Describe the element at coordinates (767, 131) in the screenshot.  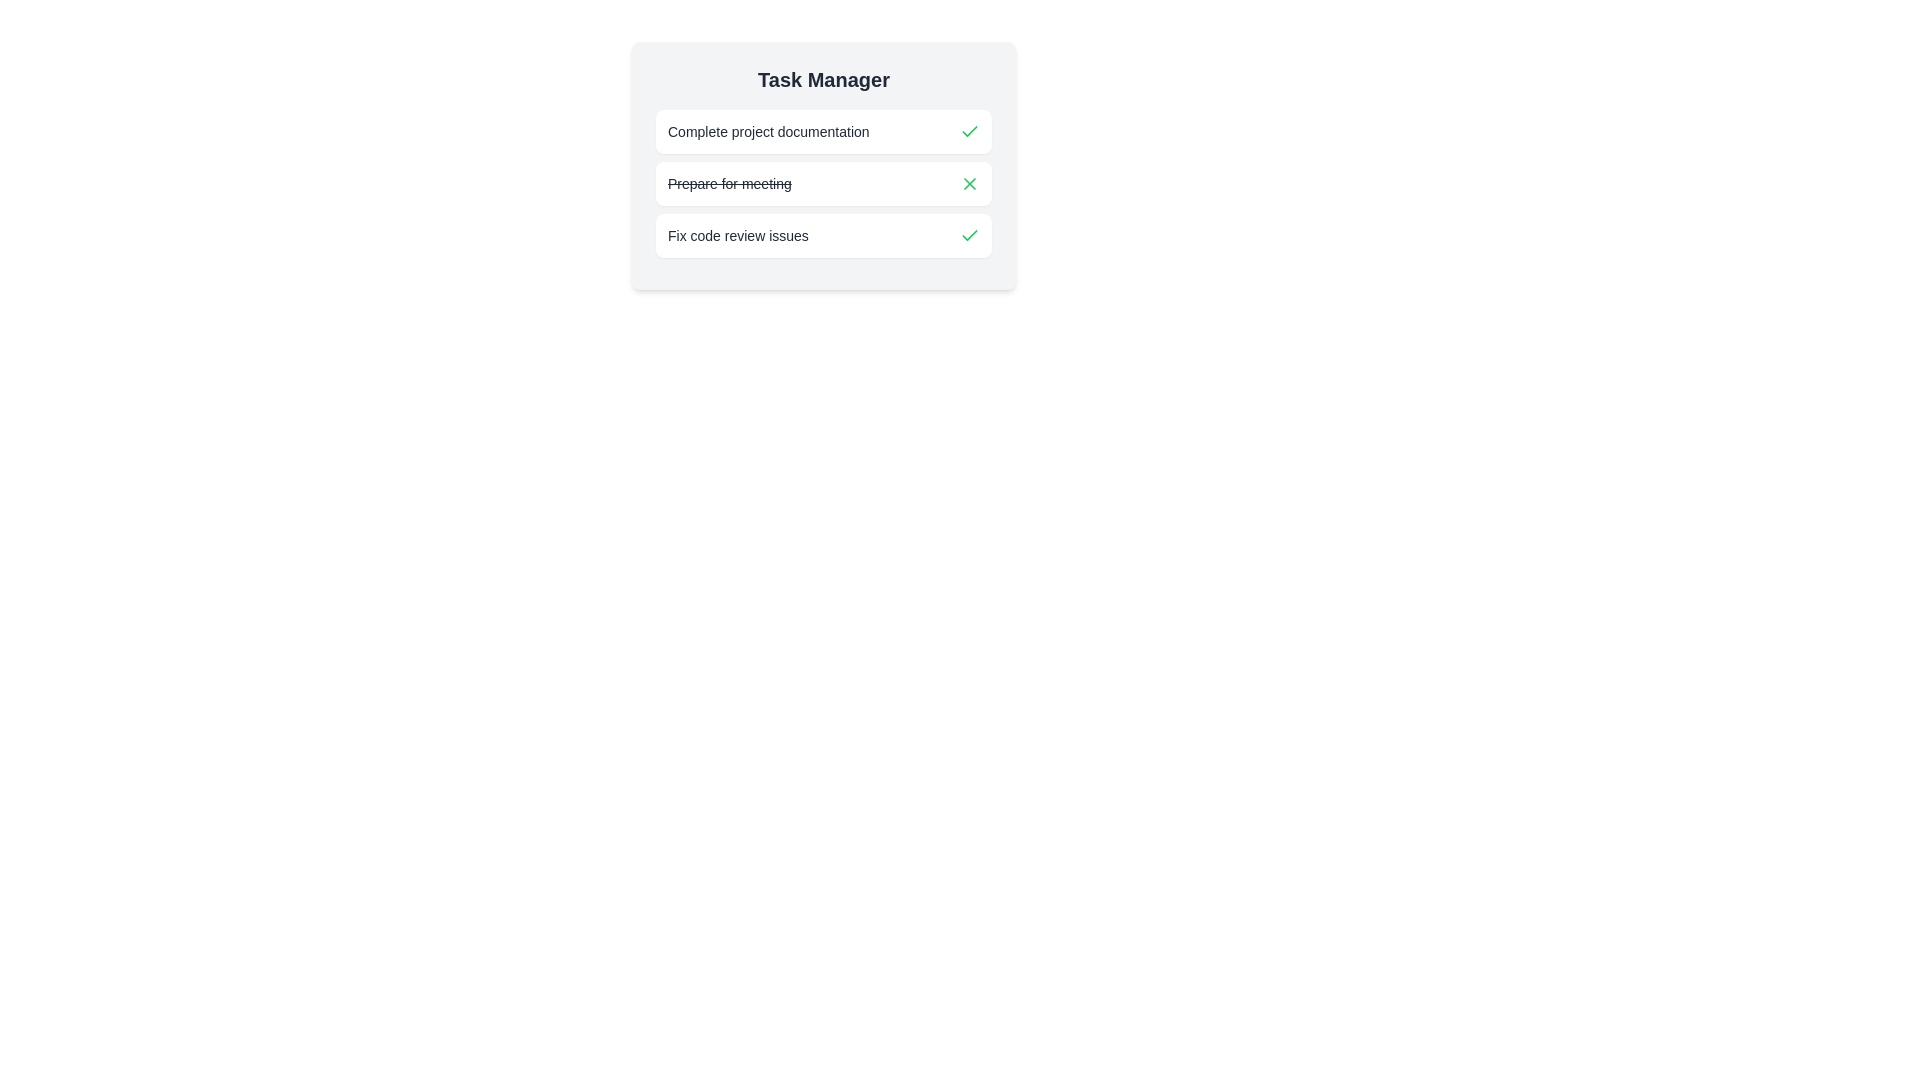
I see `the text label that describes the task or item in the topmost task card of the 'Task Manager' list` at that location.